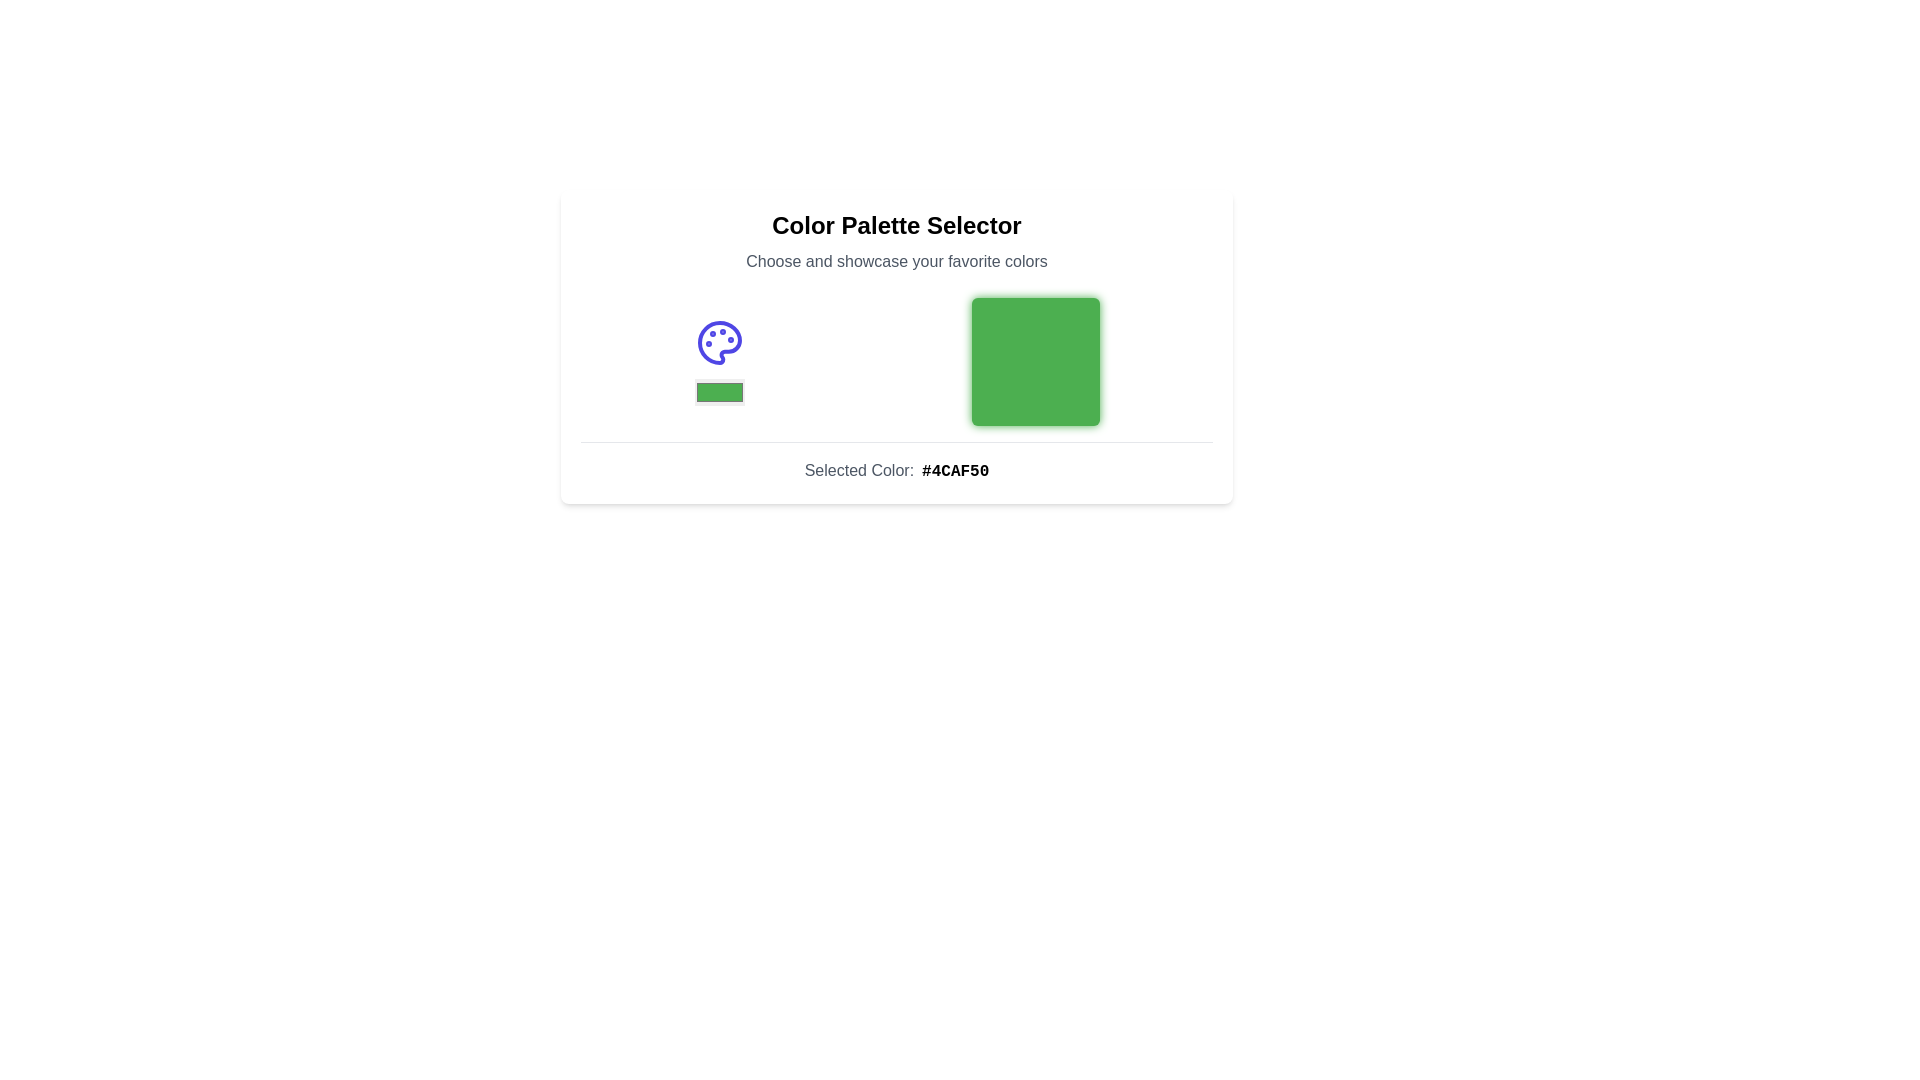 The height and width of the screenshot is (1080, 1920). What do you see at coordinates (719, 392) in the screenshot?
I see `the small rectangular color selector with a solid green color` at bounding box center [719, 392].